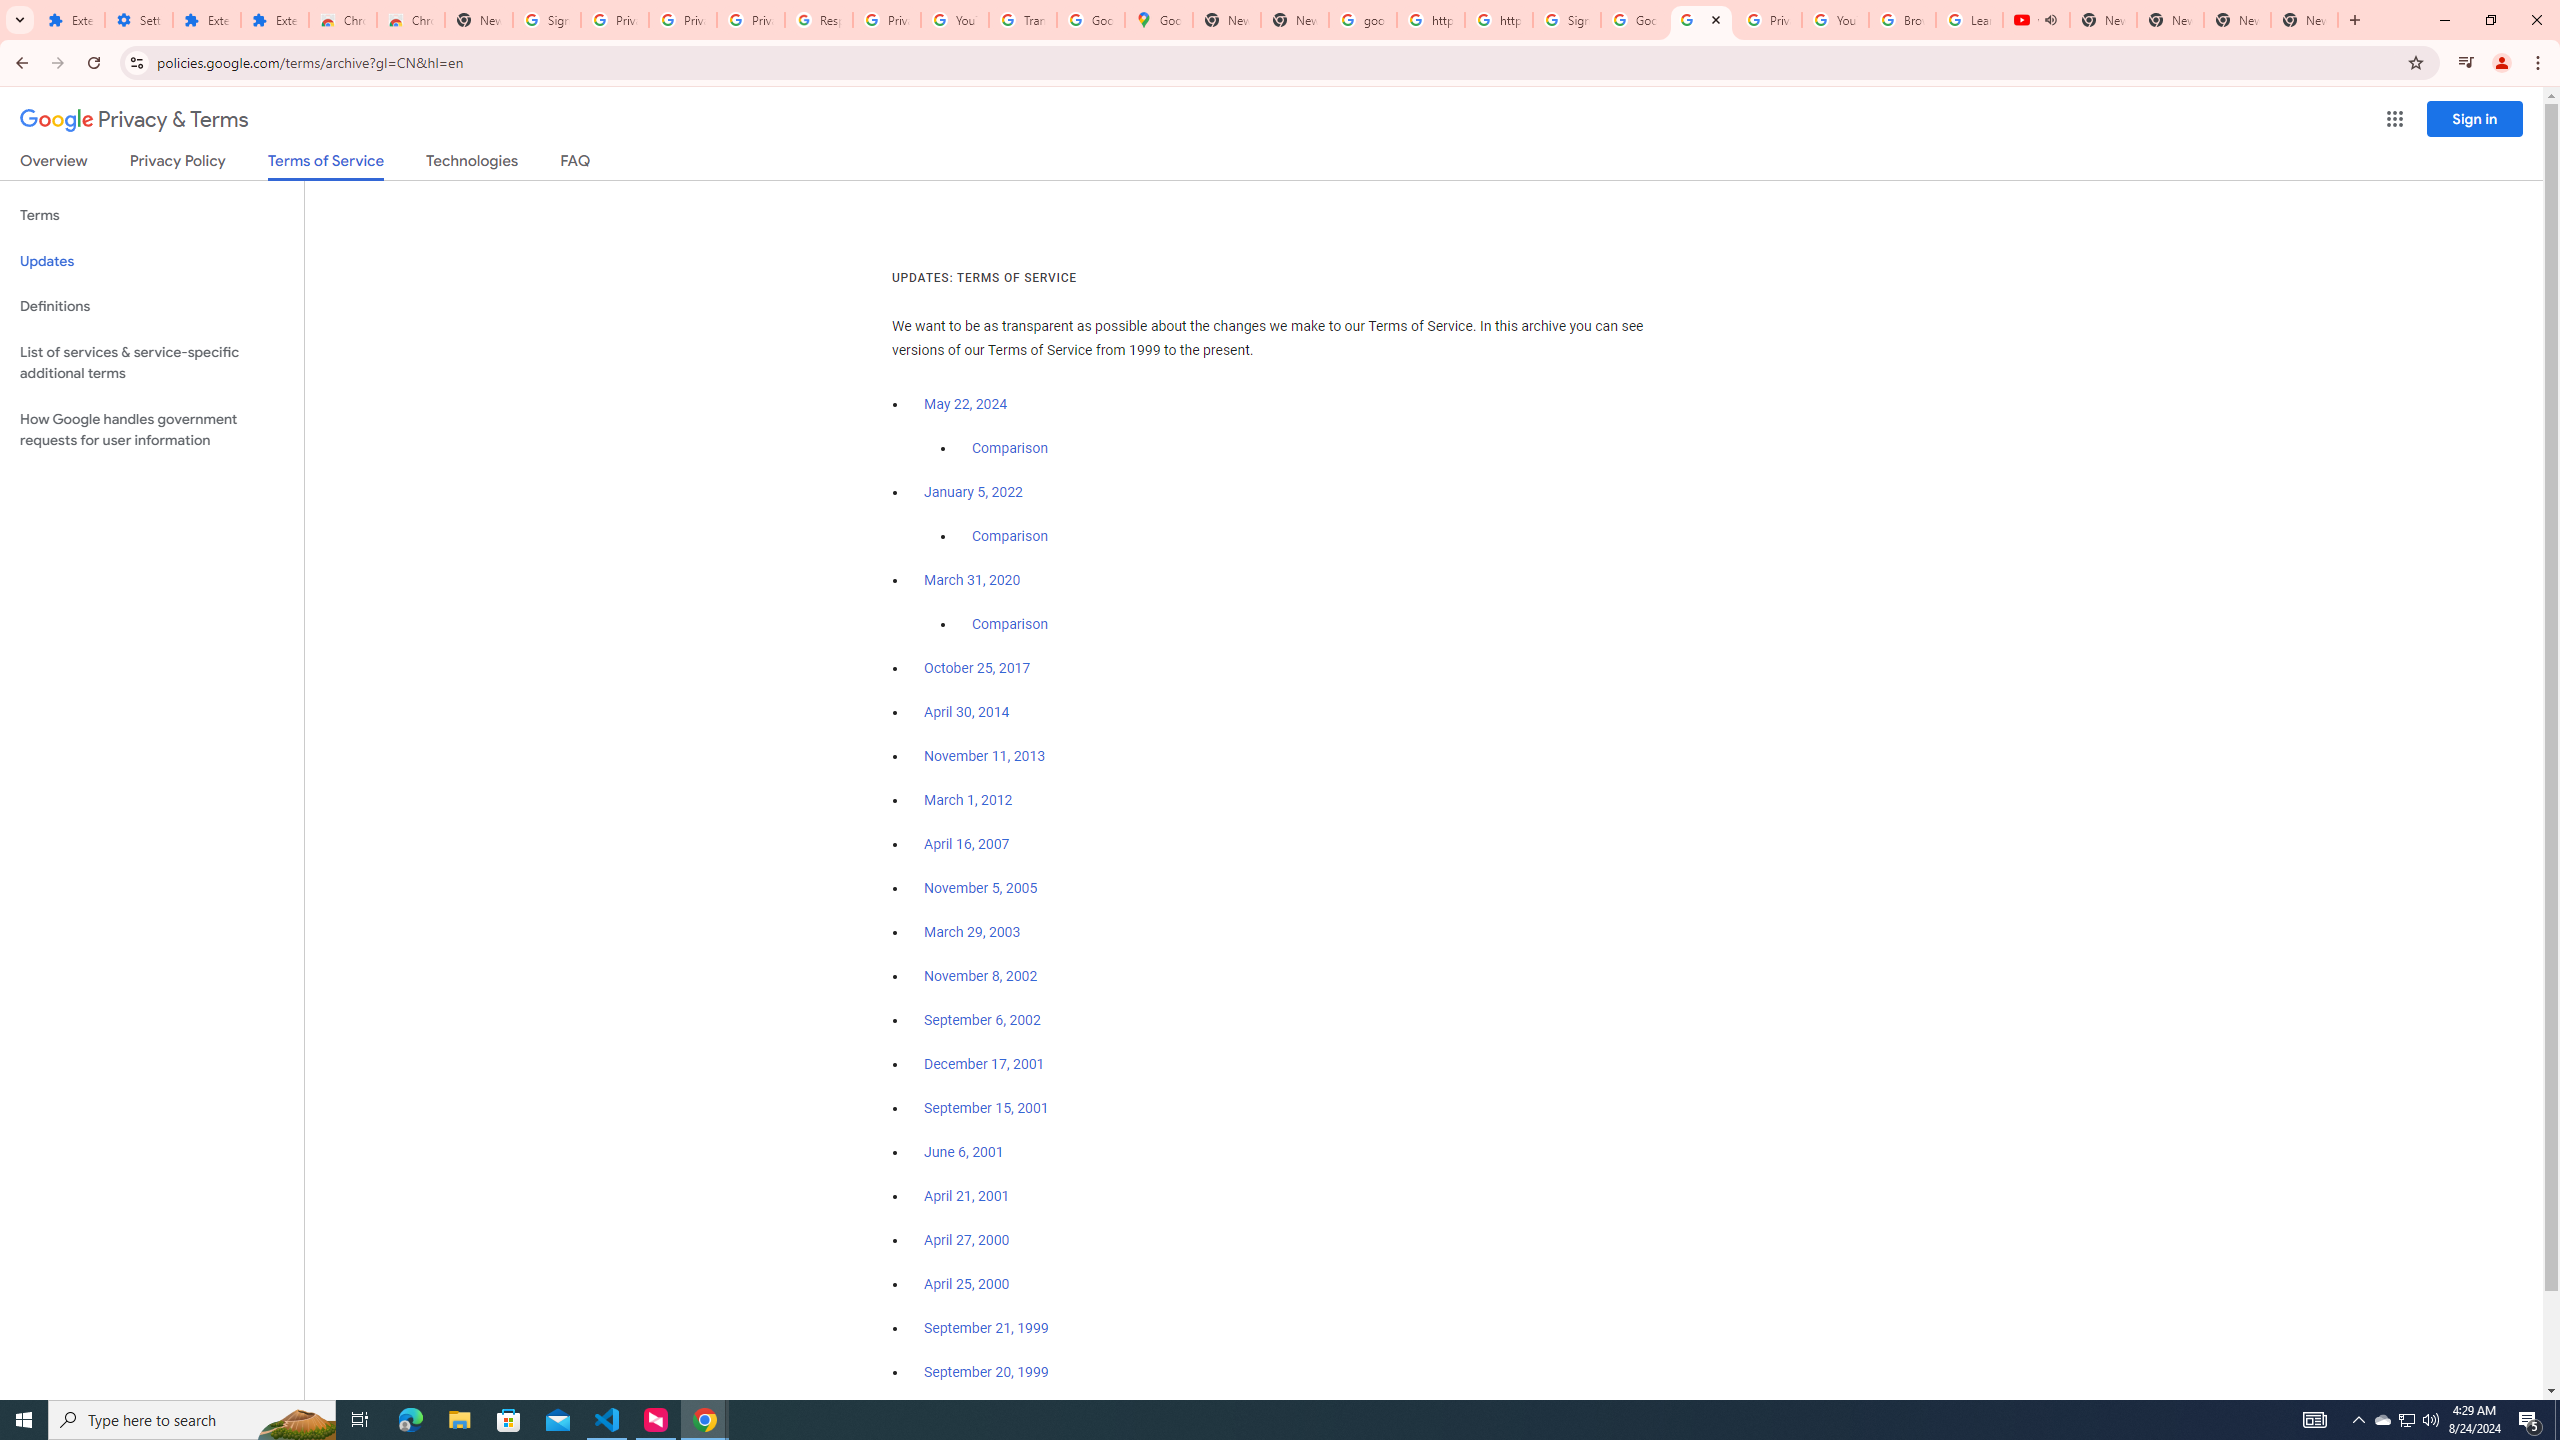 The image size is (2560, 1440). What do you see at coordinates (151, 215) in the screenshot?
I see `'Terms'` at bounding box center [151, 215].